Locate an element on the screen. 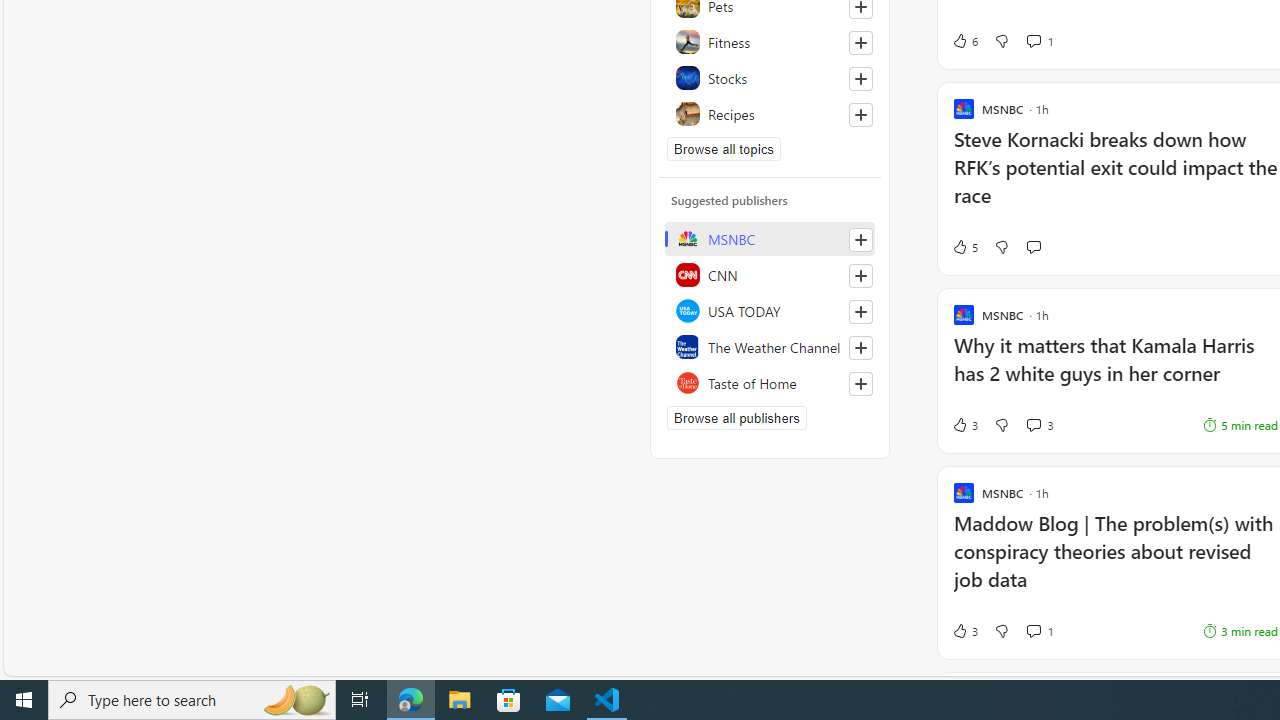 The image size is (1280, 720). 'Taste of Home' is located at coordinates (769, 383).